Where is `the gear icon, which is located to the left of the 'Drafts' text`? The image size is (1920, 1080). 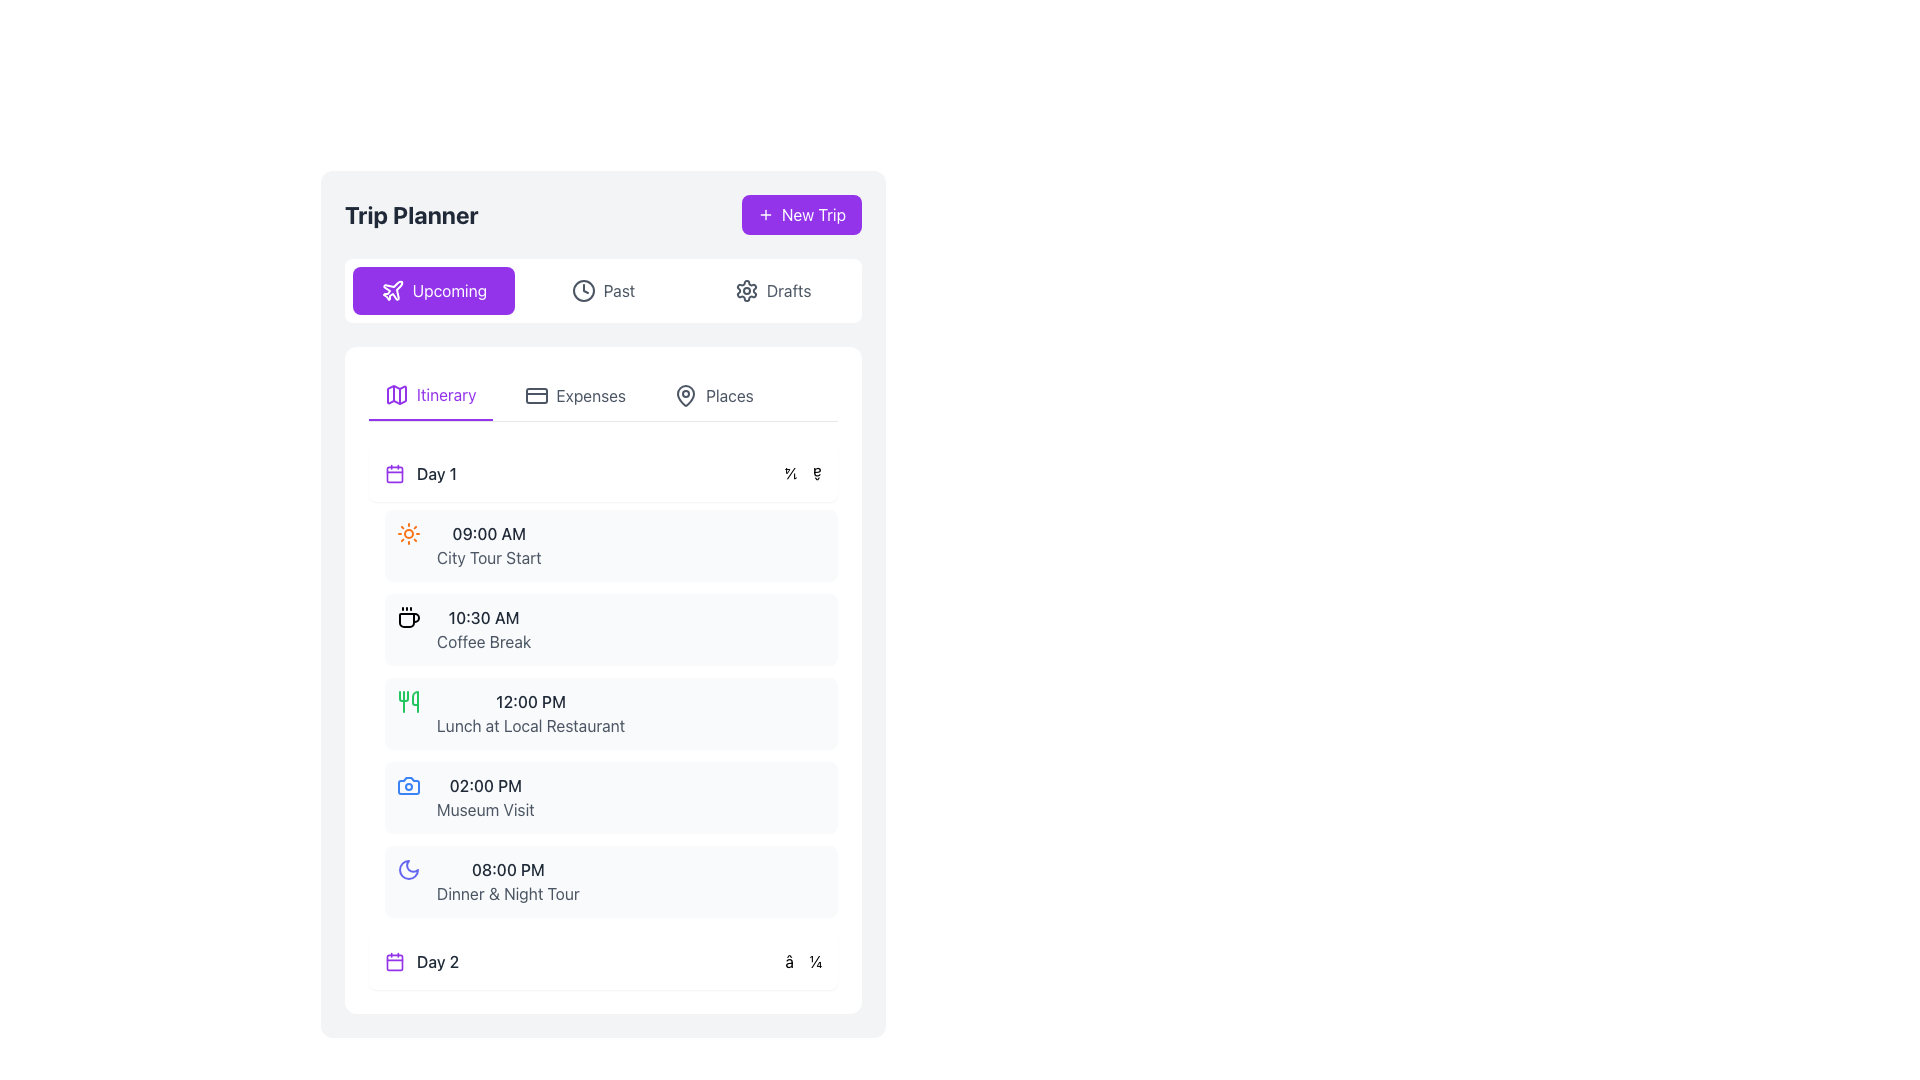 the gear icon, which is located to the left of the 'Drafts' text is located at coordinates (745, 290).